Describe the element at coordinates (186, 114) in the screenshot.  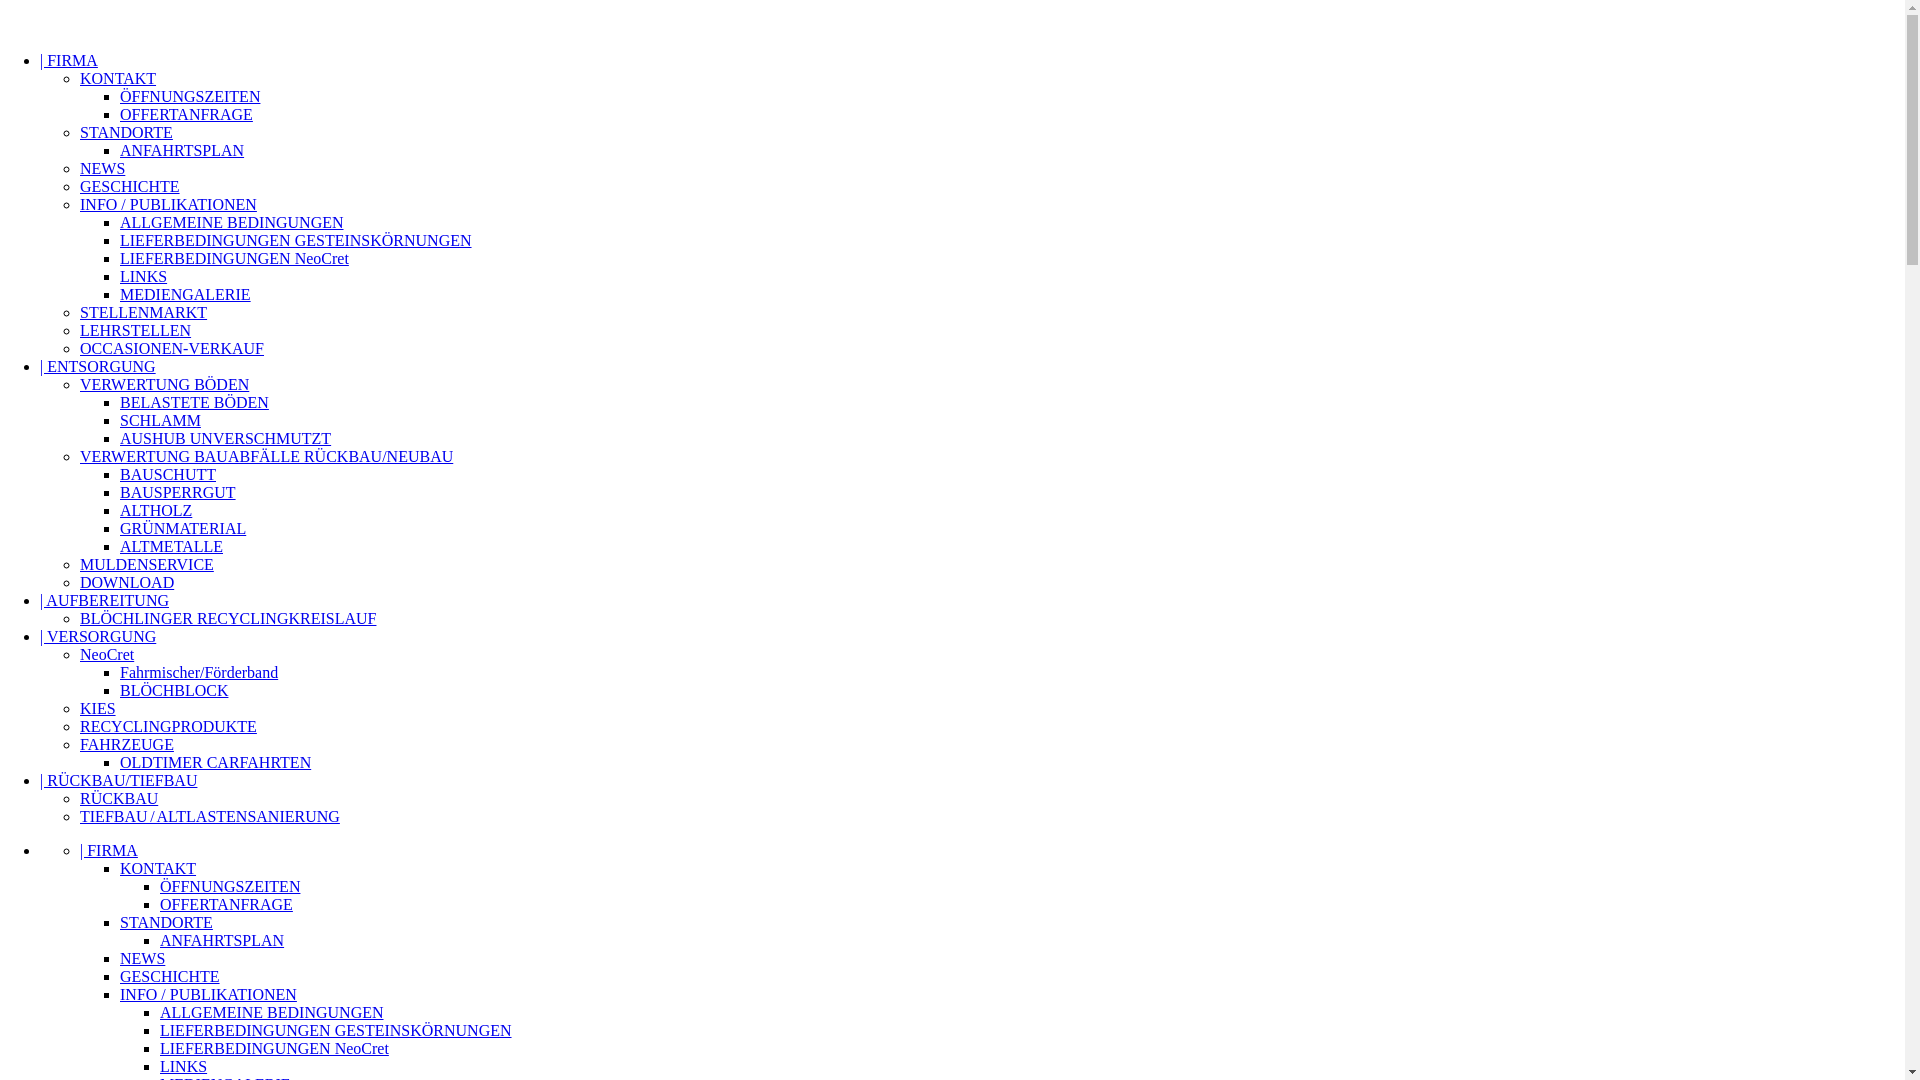
I see `'OFFERTANFRAGE'` at that location.